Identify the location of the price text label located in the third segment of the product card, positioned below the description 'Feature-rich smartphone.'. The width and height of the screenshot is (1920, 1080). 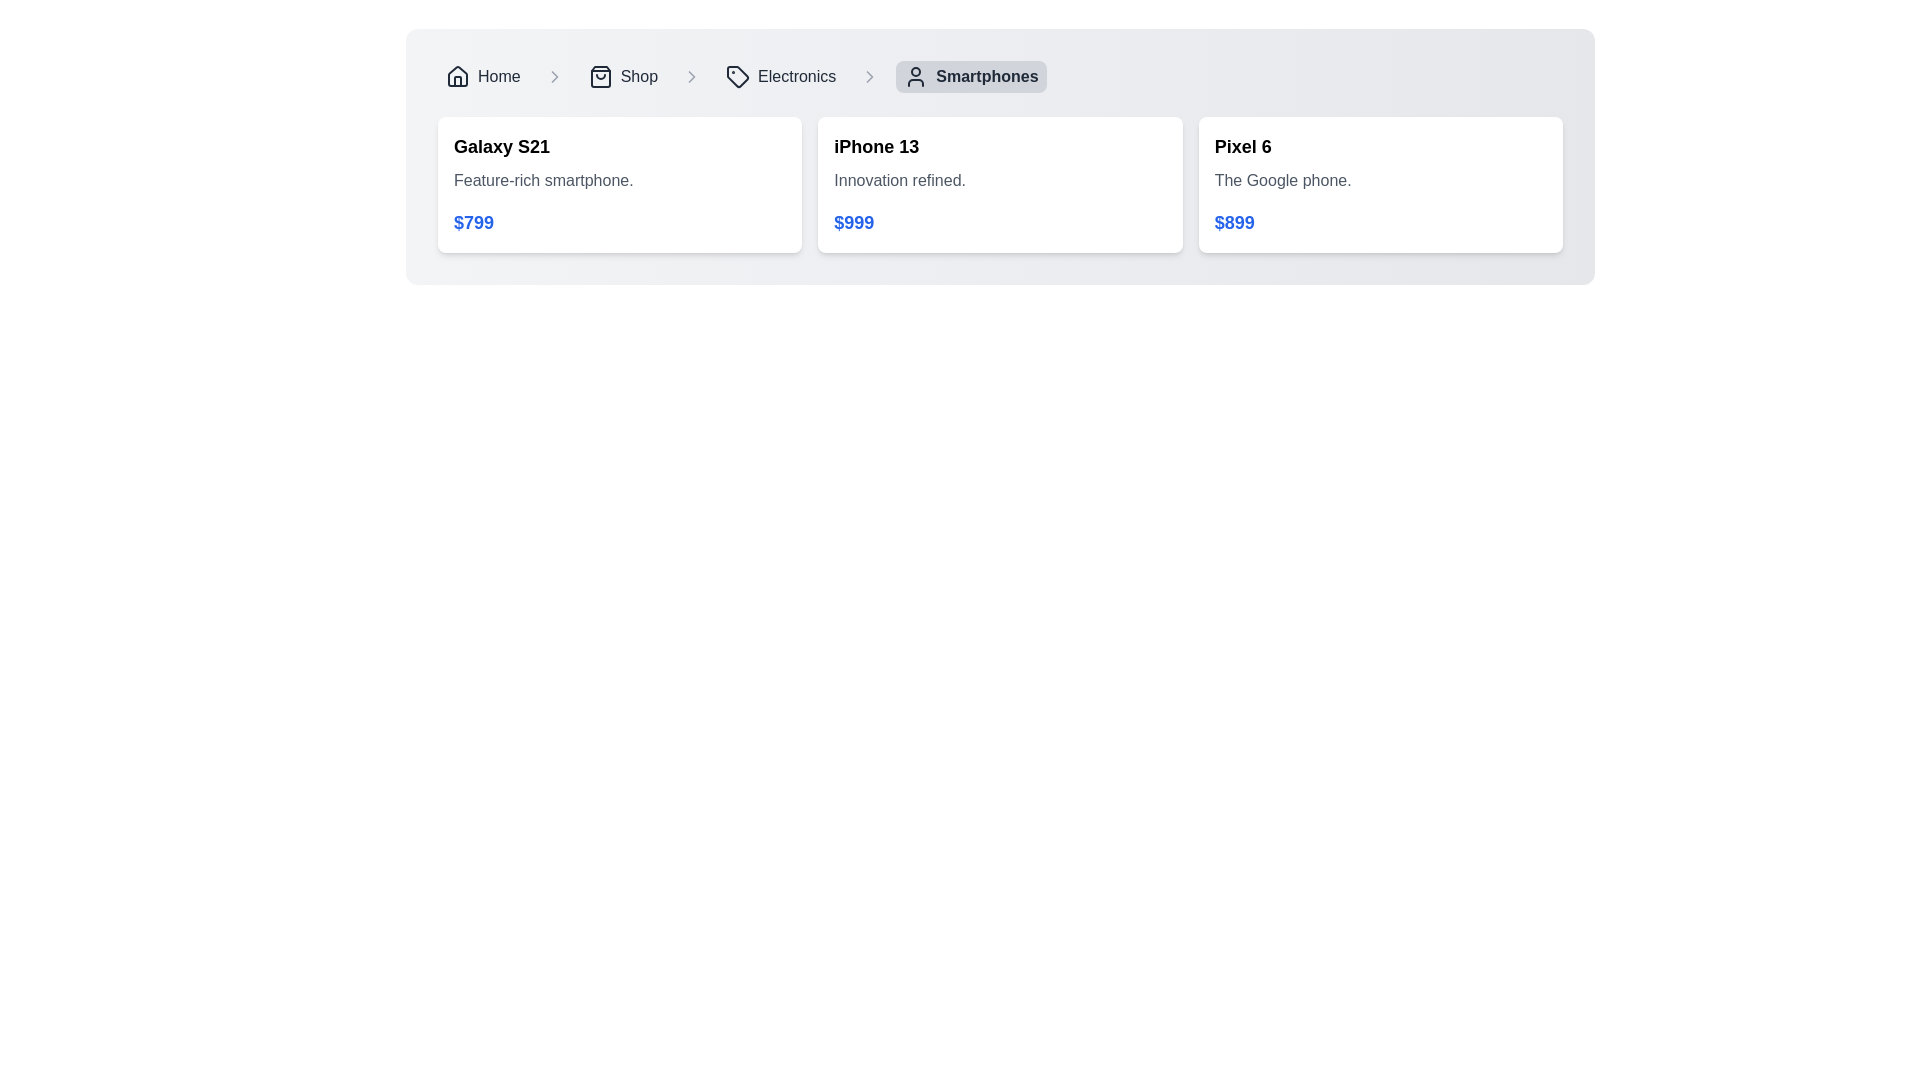
(473, 223).